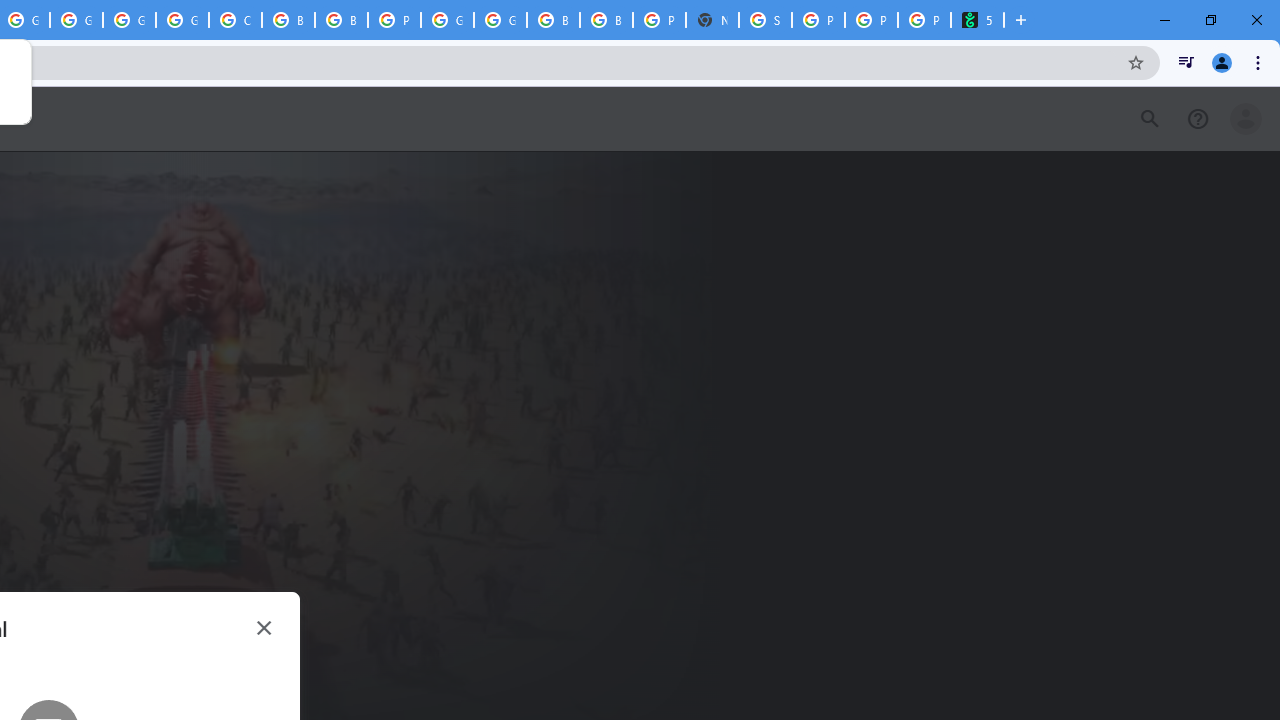 Image resolution: width=1280 pixels, height=720 pixels. Describe the element at coordinates (446, 20) in the screenshot. I see `'Google Cloud Platform'` at that location.